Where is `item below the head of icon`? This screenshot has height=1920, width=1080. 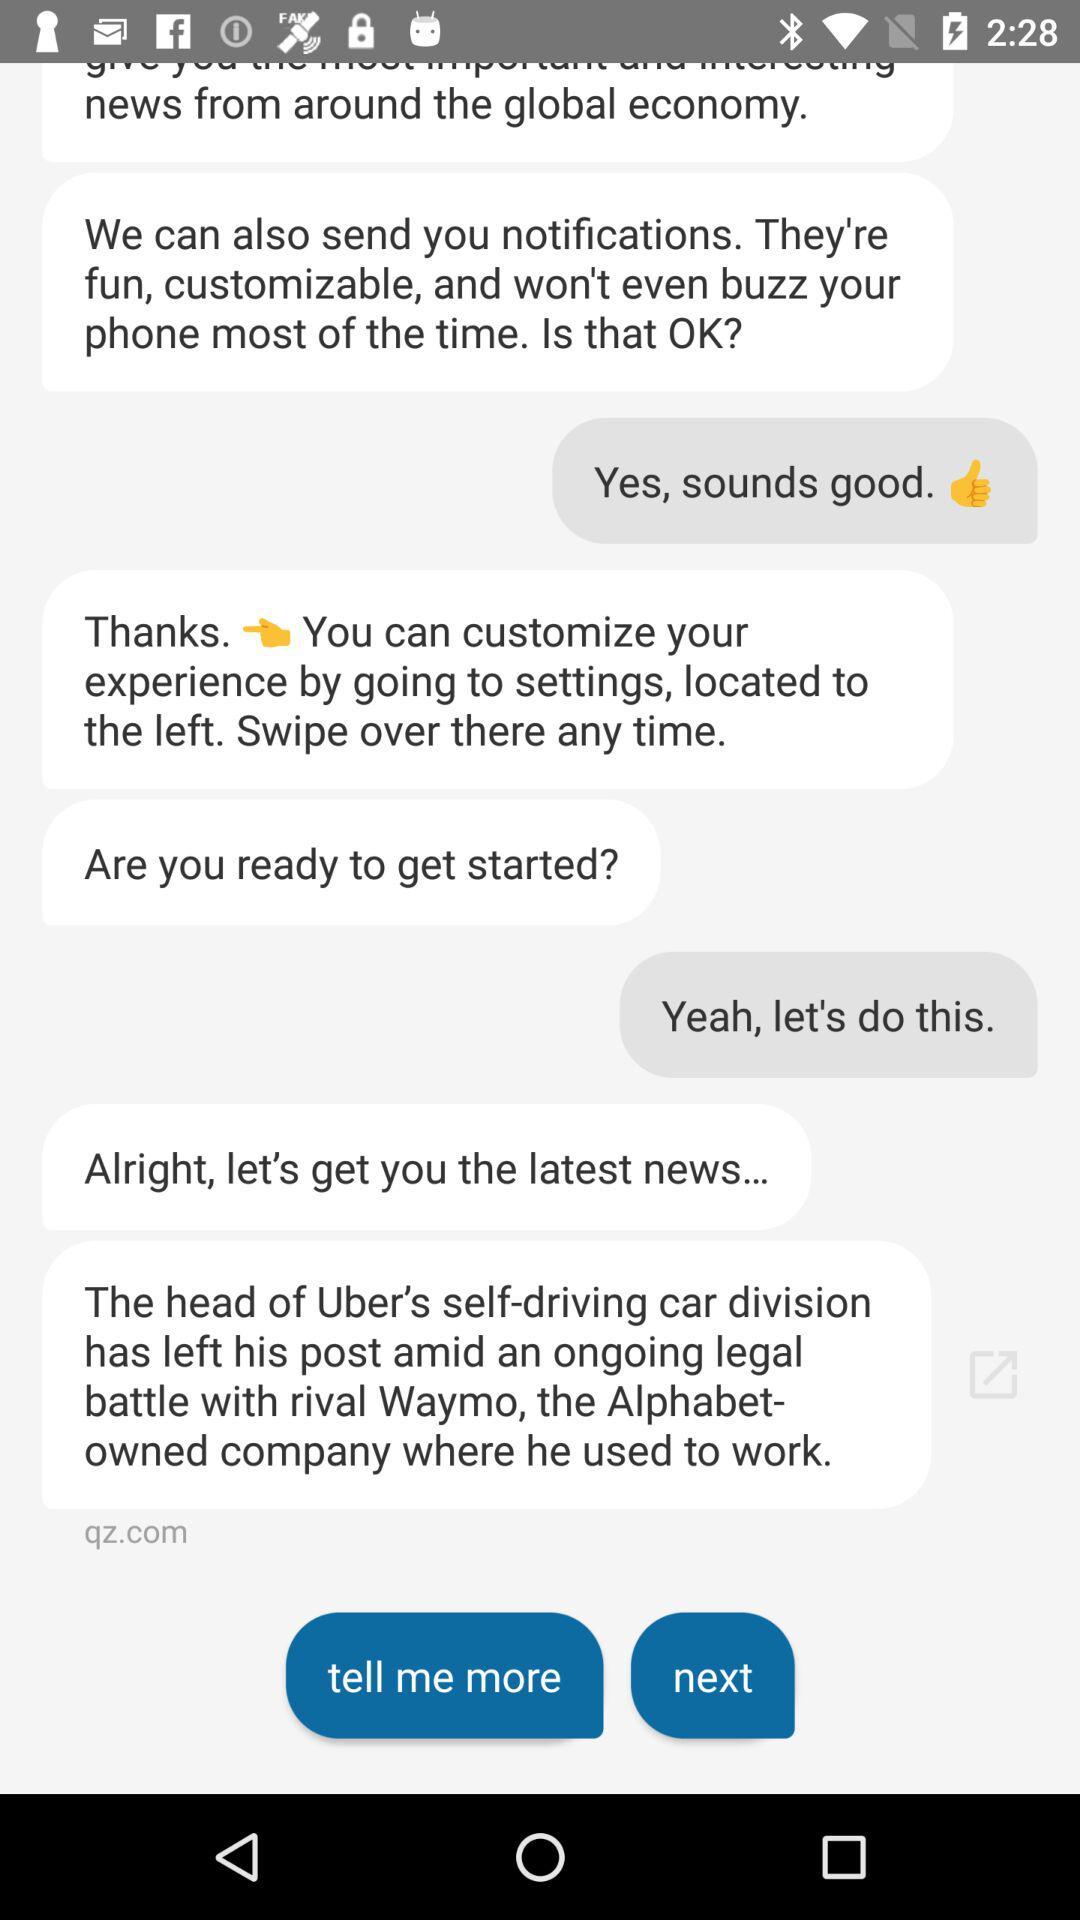
item below the head of icon is located at coordinates (443, 1675).